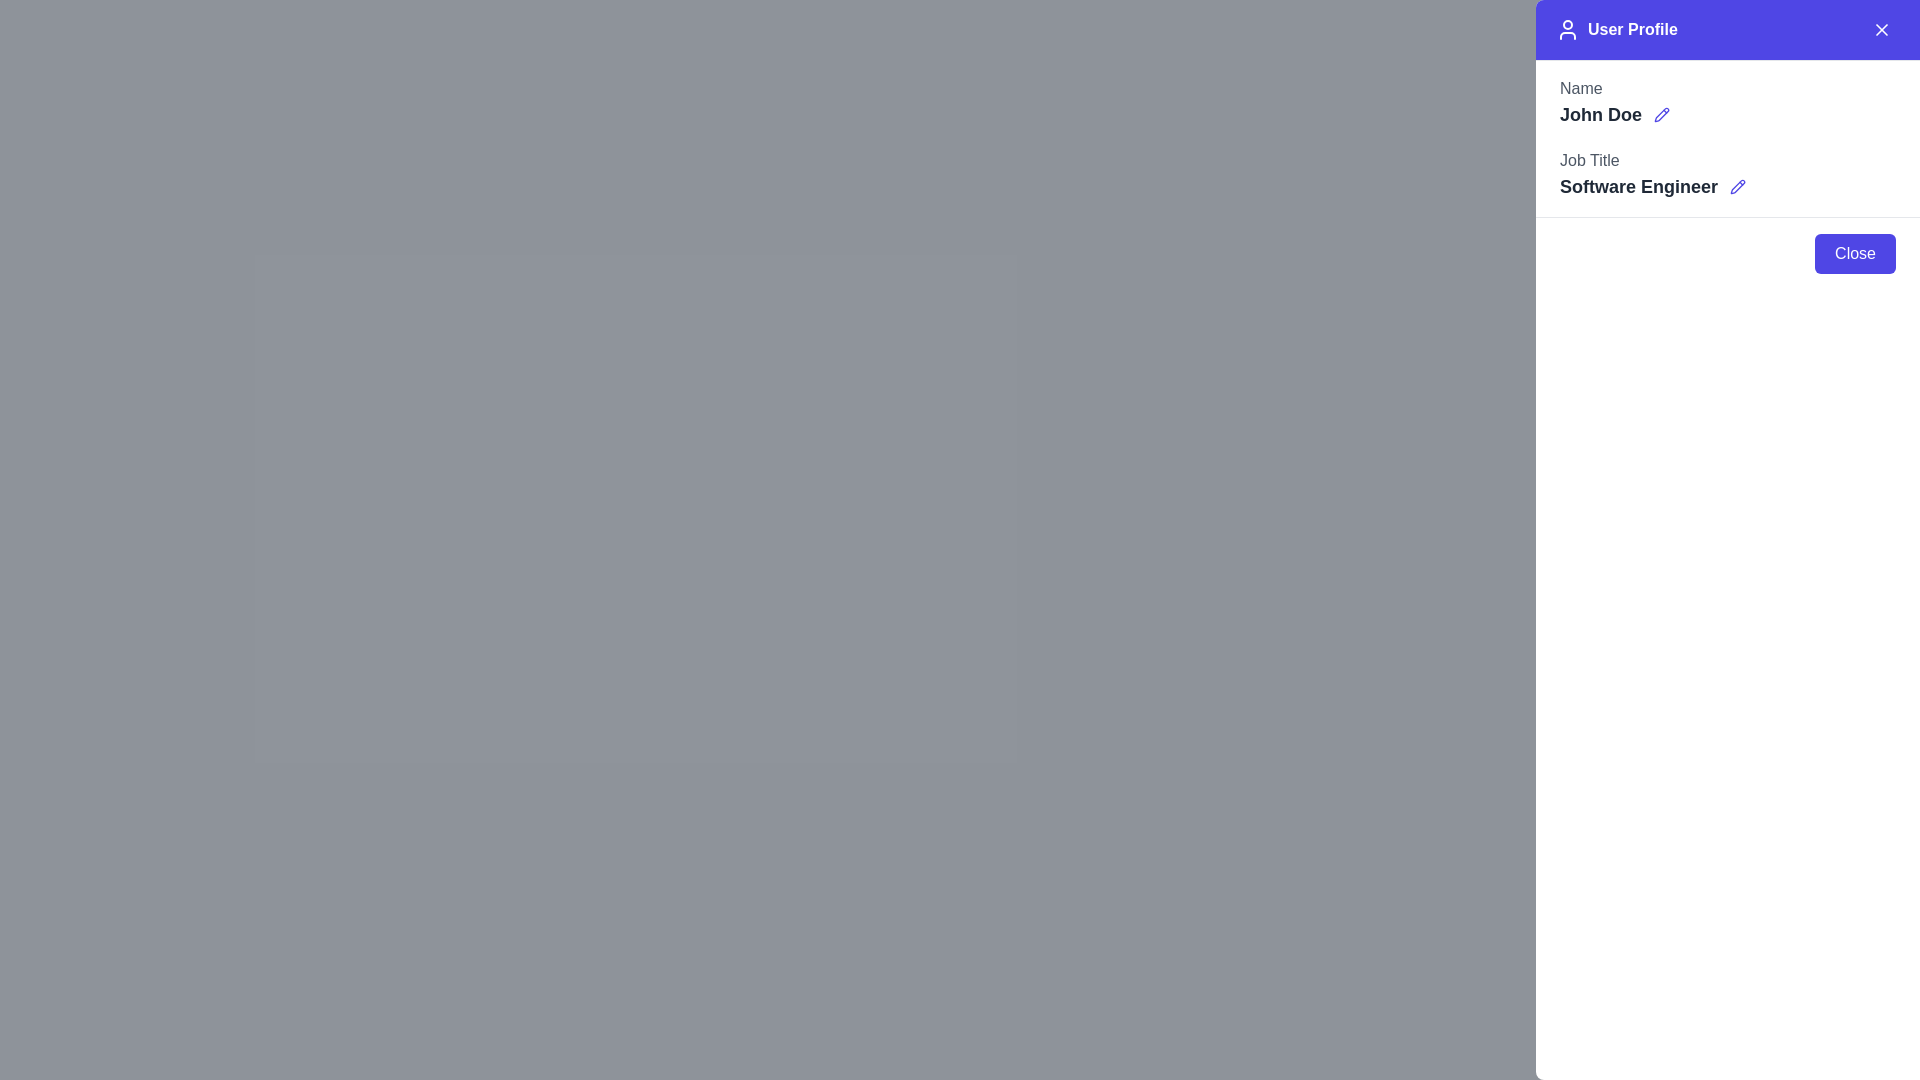 This screenshot has width=1920, height=1080. What do you see at coordinates (1661, 115) in the screenshot?
I see `the pencil icon located in the 'User Profile' panel` at bounding box center [1661, 115].